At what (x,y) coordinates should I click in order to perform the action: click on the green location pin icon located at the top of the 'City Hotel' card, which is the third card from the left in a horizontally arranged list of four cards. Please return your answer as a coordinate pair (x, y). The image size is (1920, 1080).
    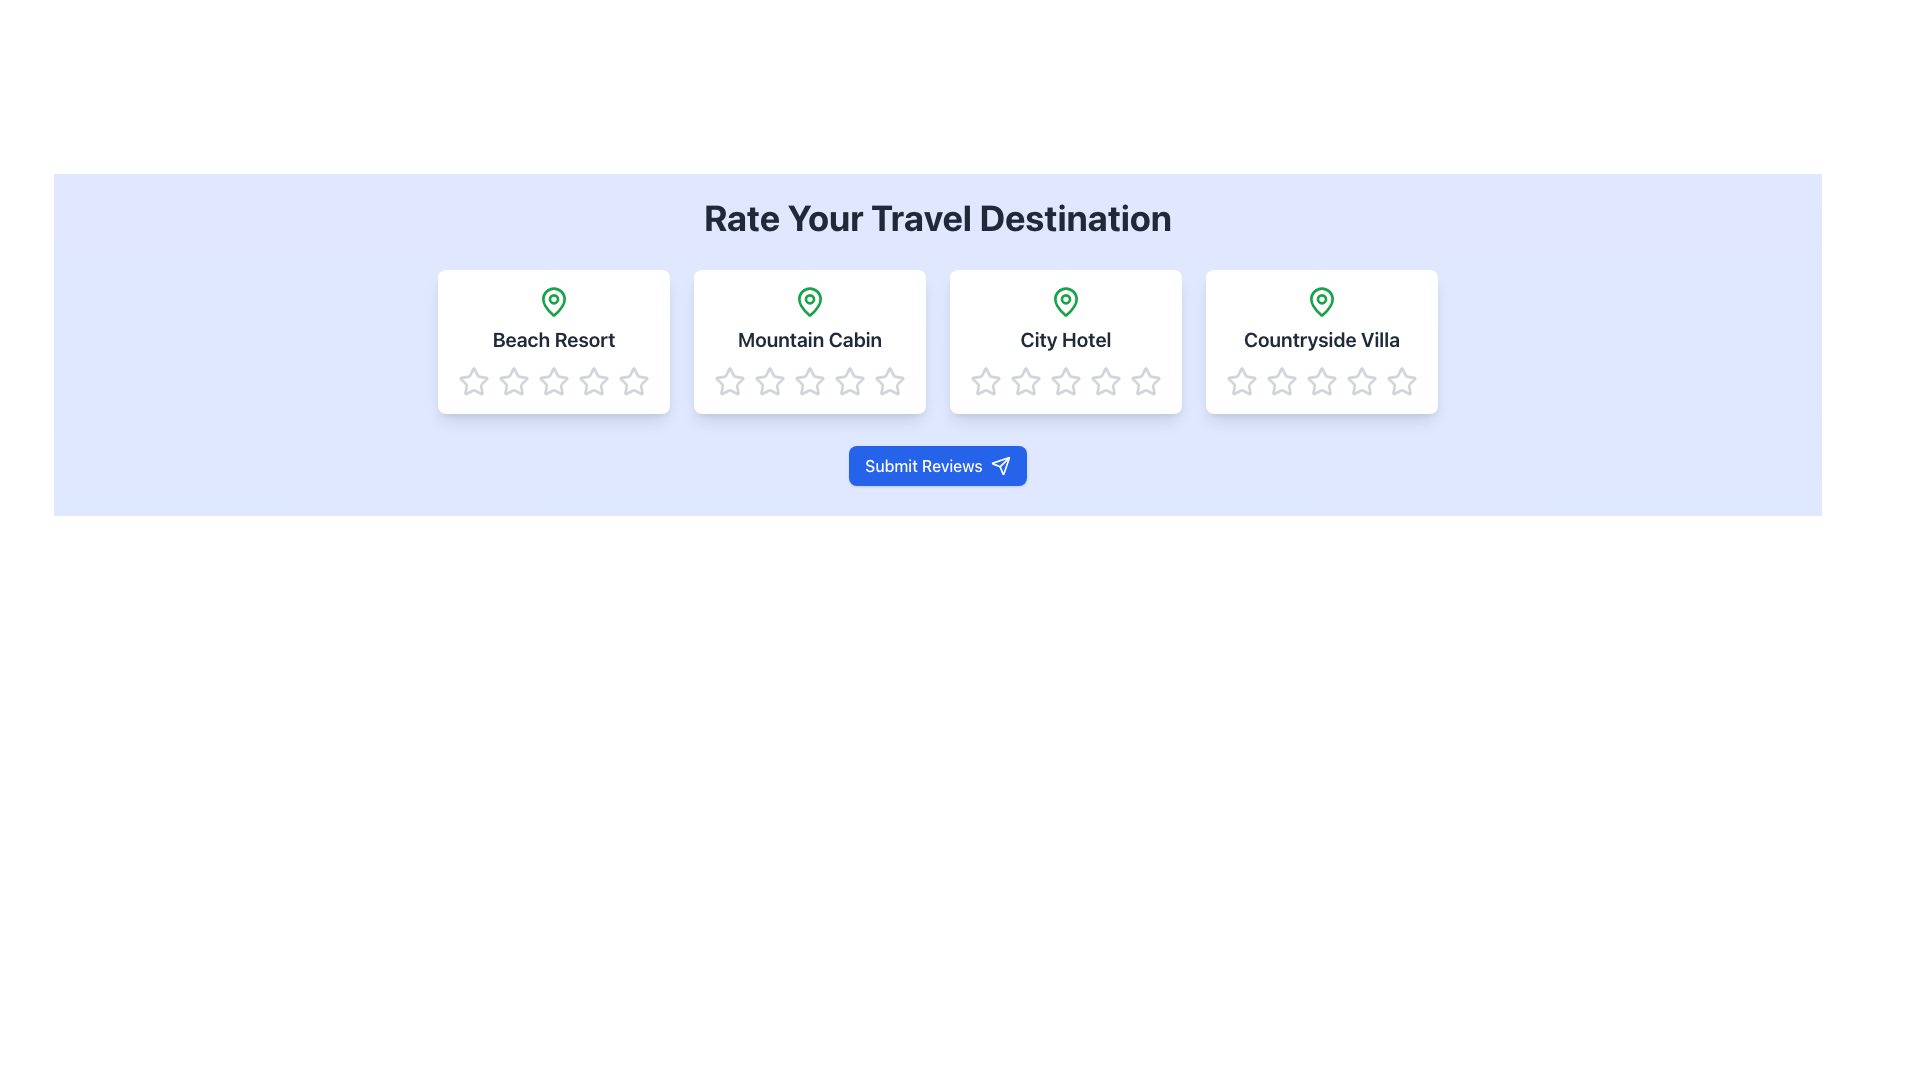
    Looking at the image, I should click on (1064, 301).